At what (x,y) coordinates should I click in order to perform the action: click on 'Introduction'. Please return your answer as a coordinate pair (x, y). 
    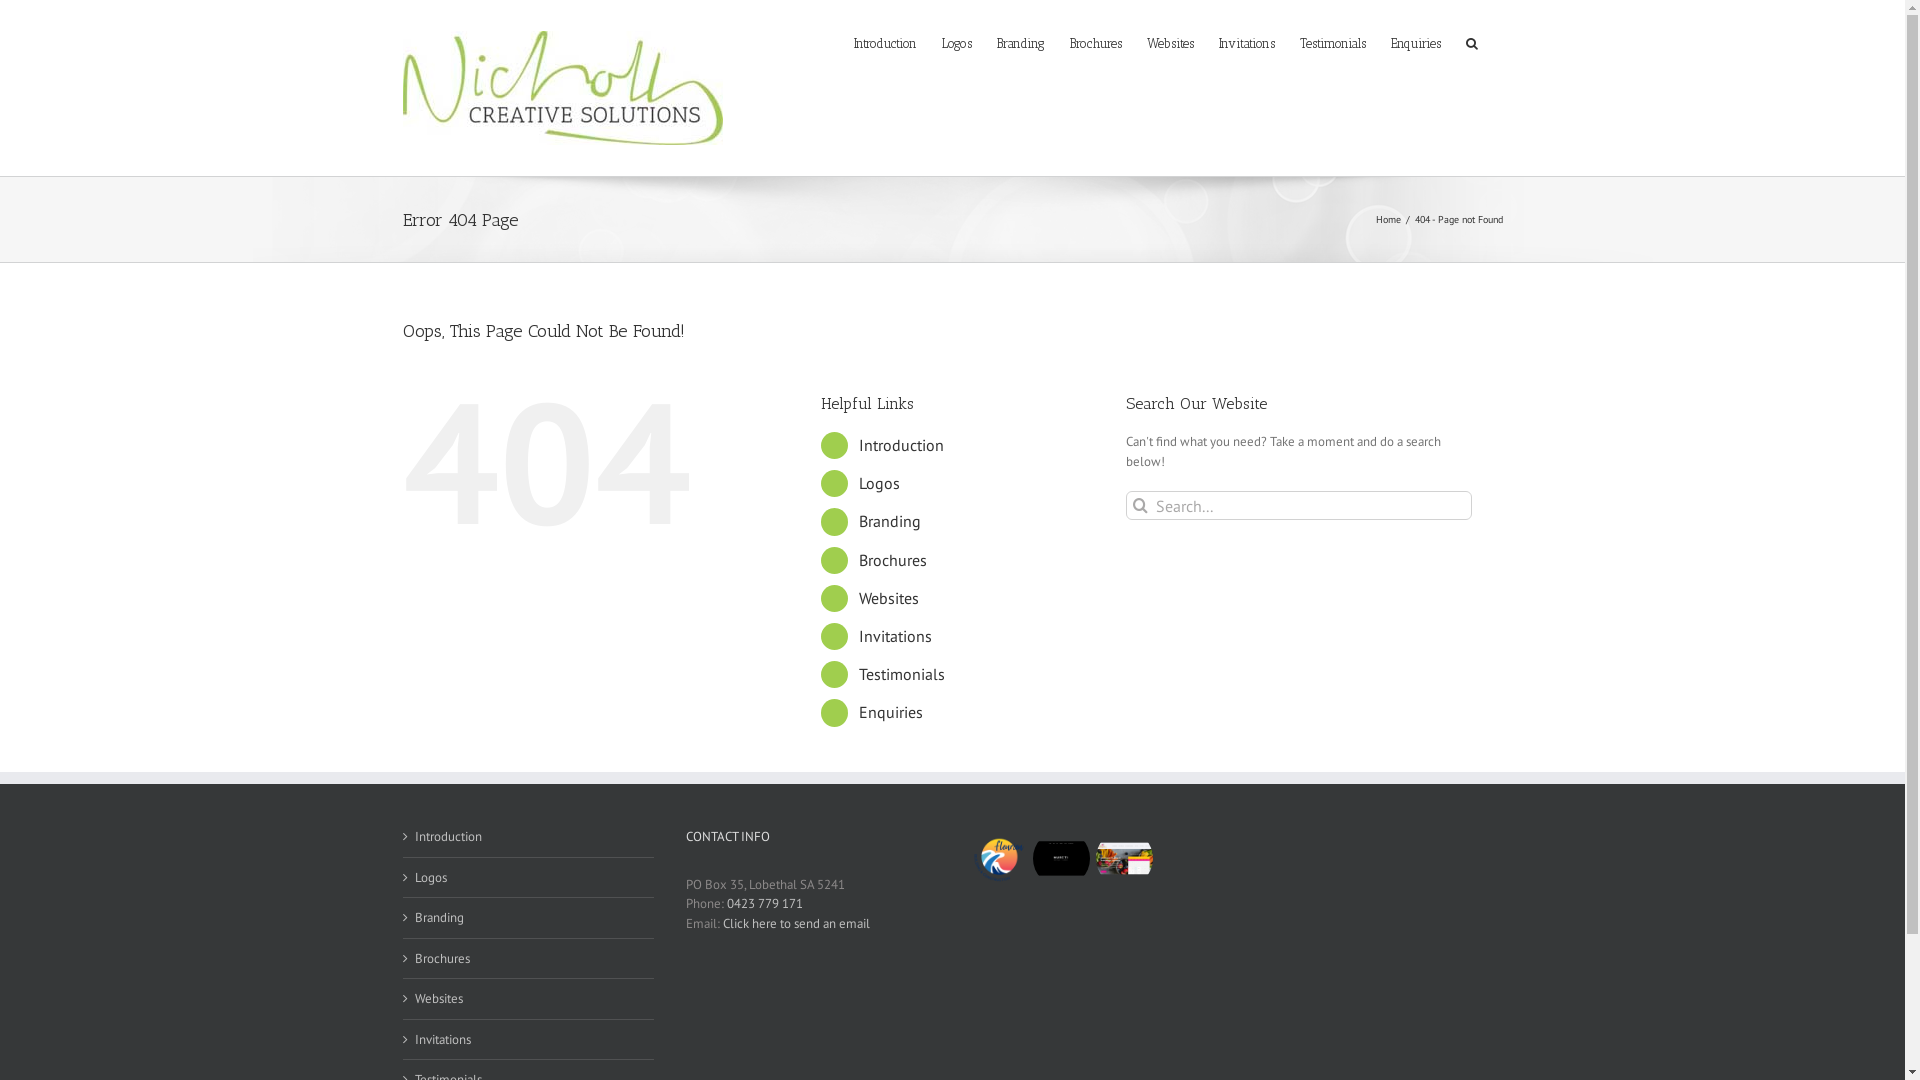
    Looking at the image, I should click on (900, 443).